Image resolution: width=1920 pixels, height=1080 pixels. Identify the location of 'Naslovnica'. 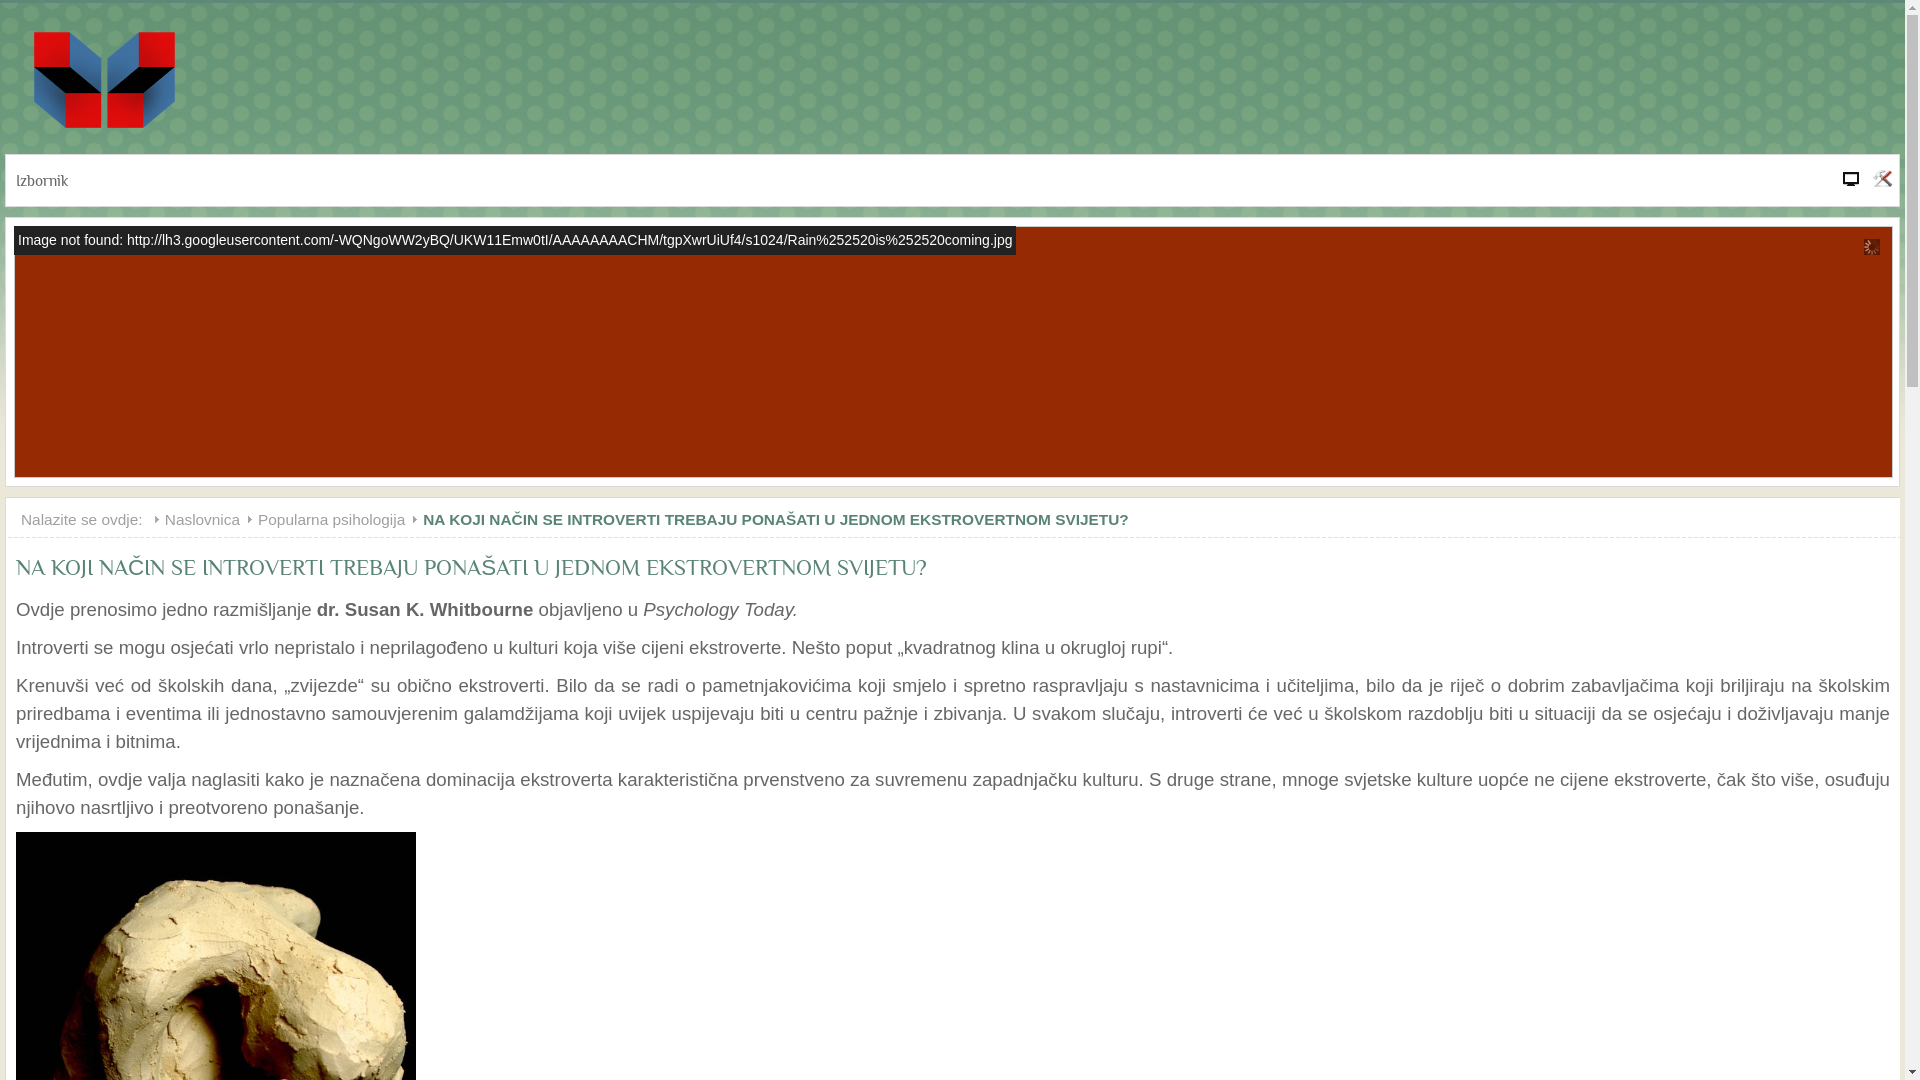
(211, 518).